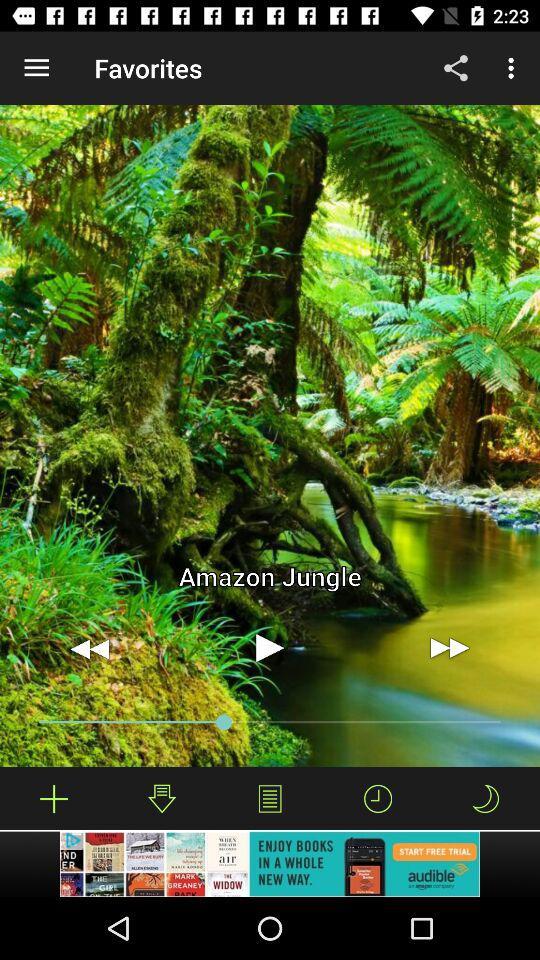  What do you see at coordinates (270, 798) in the screenshot?
I see `the icon which is to the left of the clock icon` at bounding box center [270, 798].